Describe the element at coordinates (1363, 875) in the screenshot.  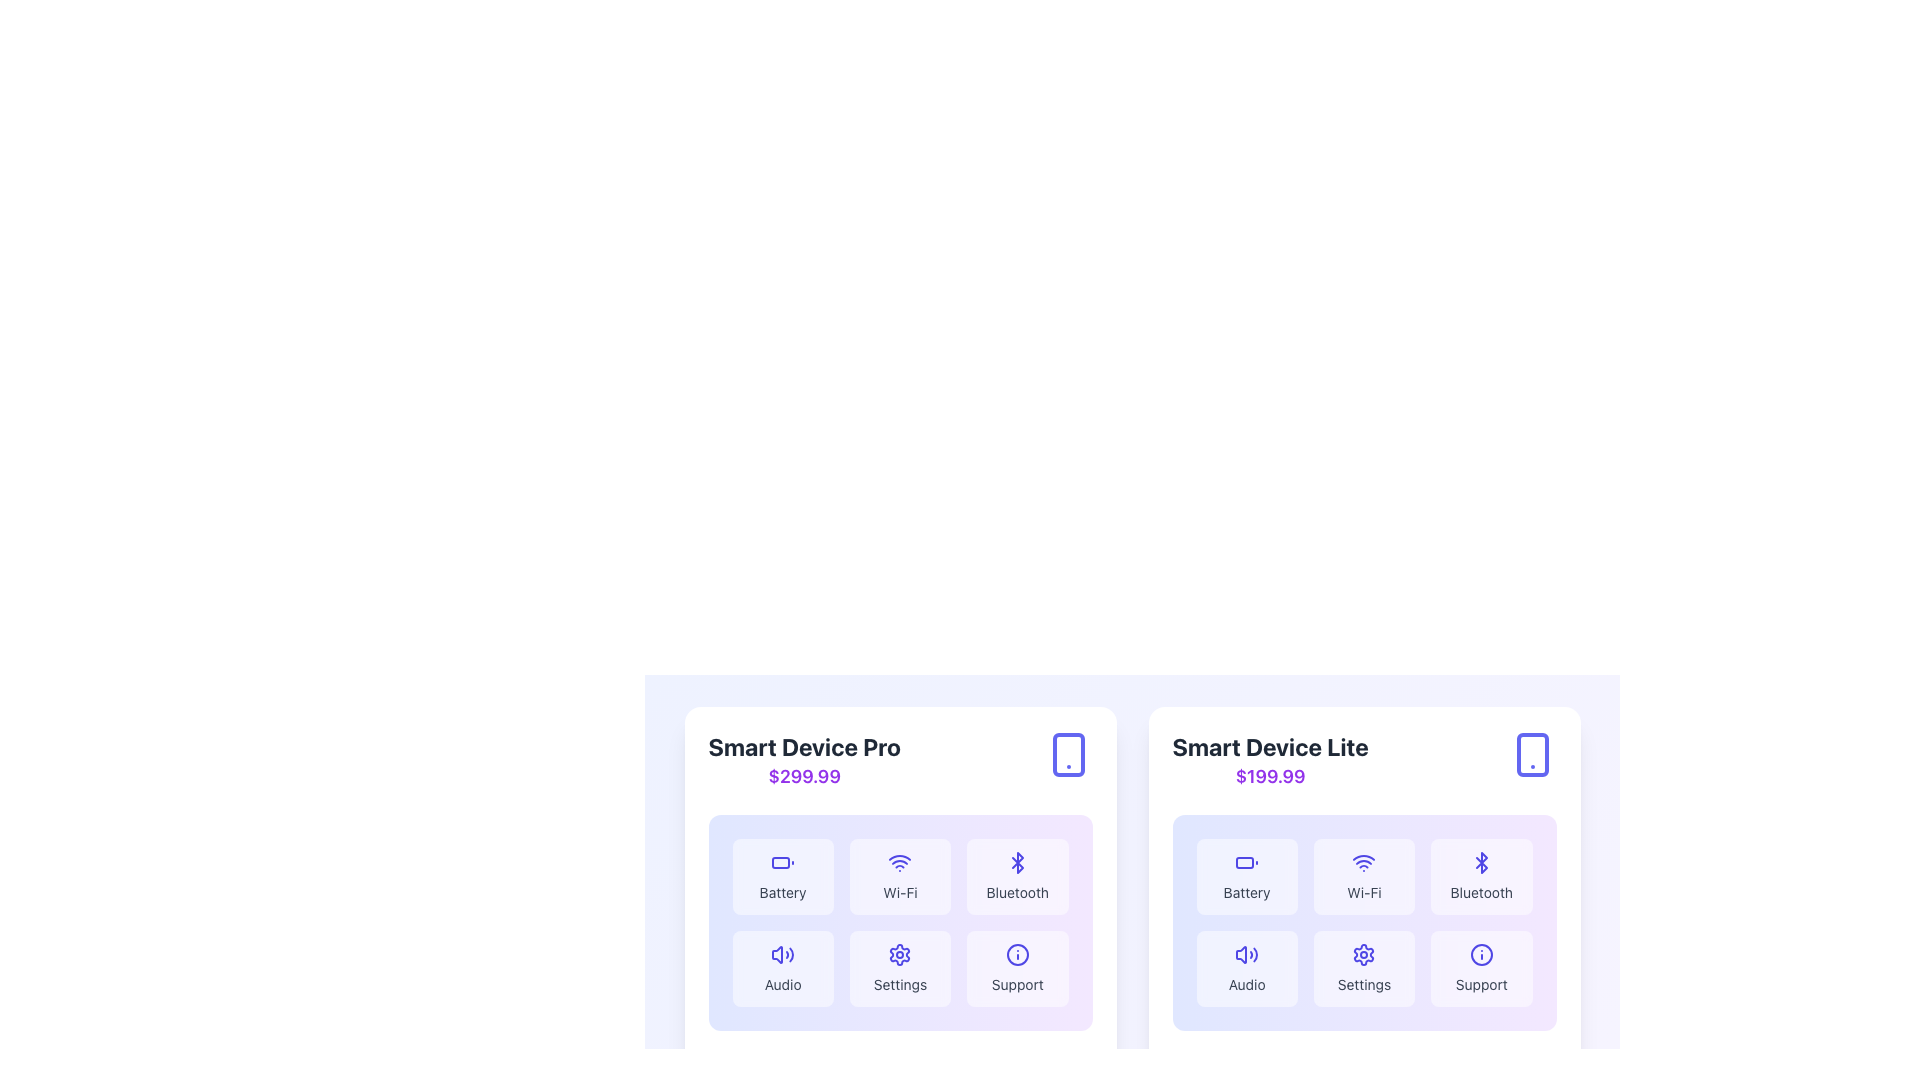
I see `the Wi-Fi control button located in the second row, center column of the grid layout in the 'Smart Device Lite' interface` at that location.